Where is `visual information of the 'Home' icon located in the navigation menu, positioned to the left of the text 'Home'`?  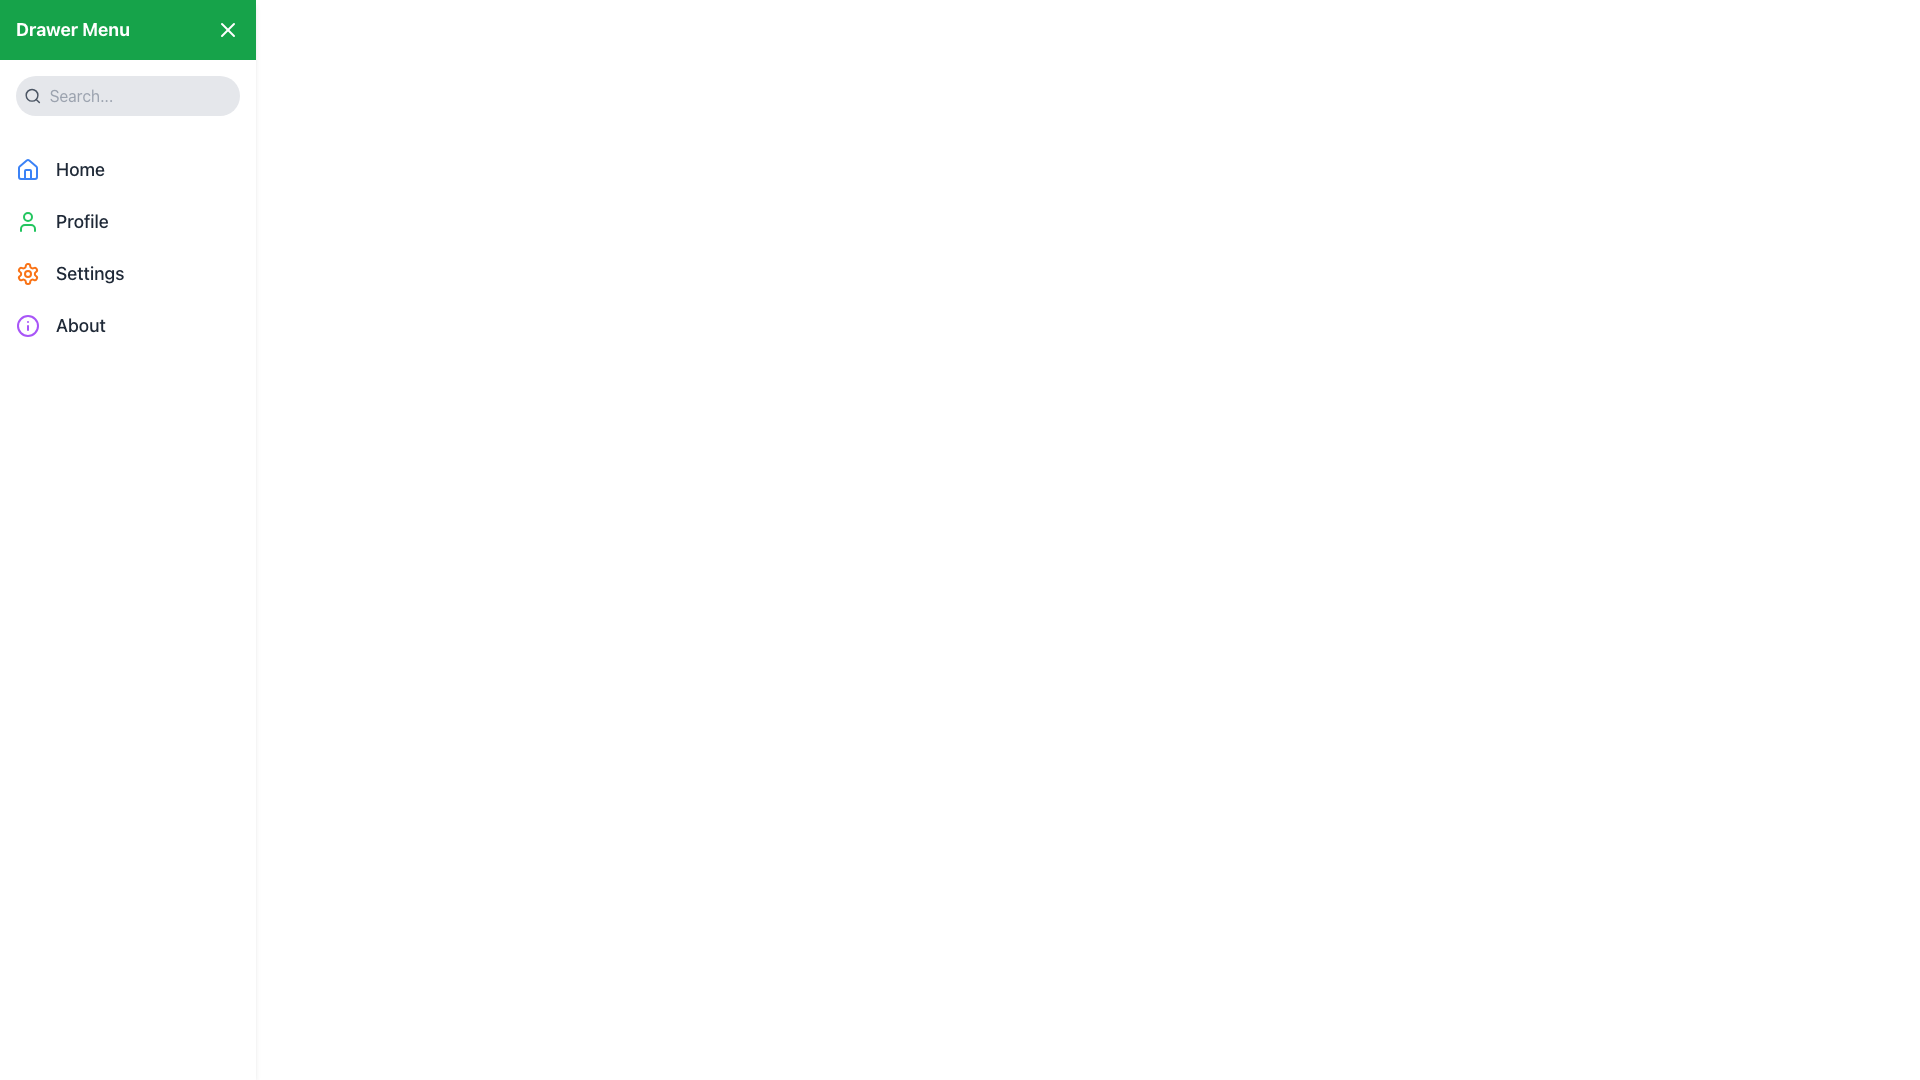 visual information of the 'Home' icon located in the navigation menu, positioned to the left of the text 'Home' is located at coordinates (28, 168).